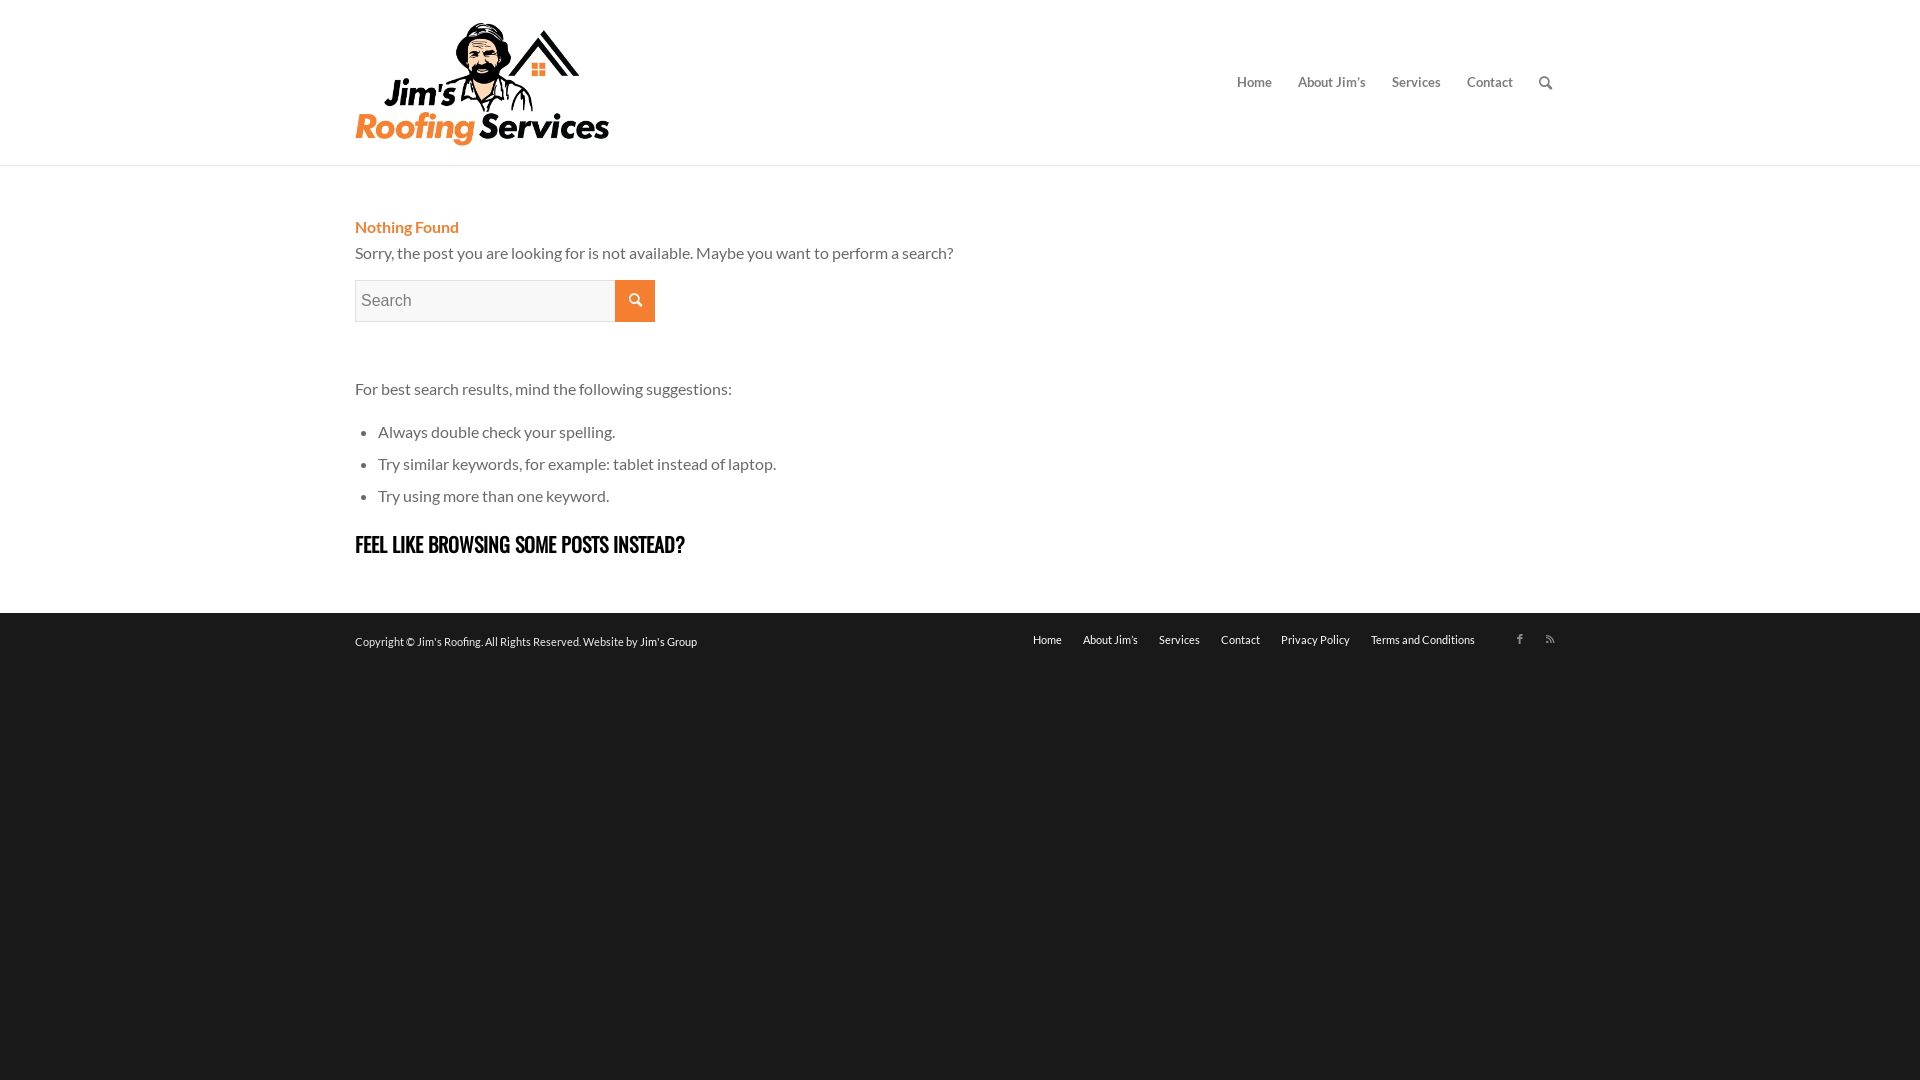  Describe the element at coordinates (1046, 639) in the screenshot. I see `'Home'` at that location.